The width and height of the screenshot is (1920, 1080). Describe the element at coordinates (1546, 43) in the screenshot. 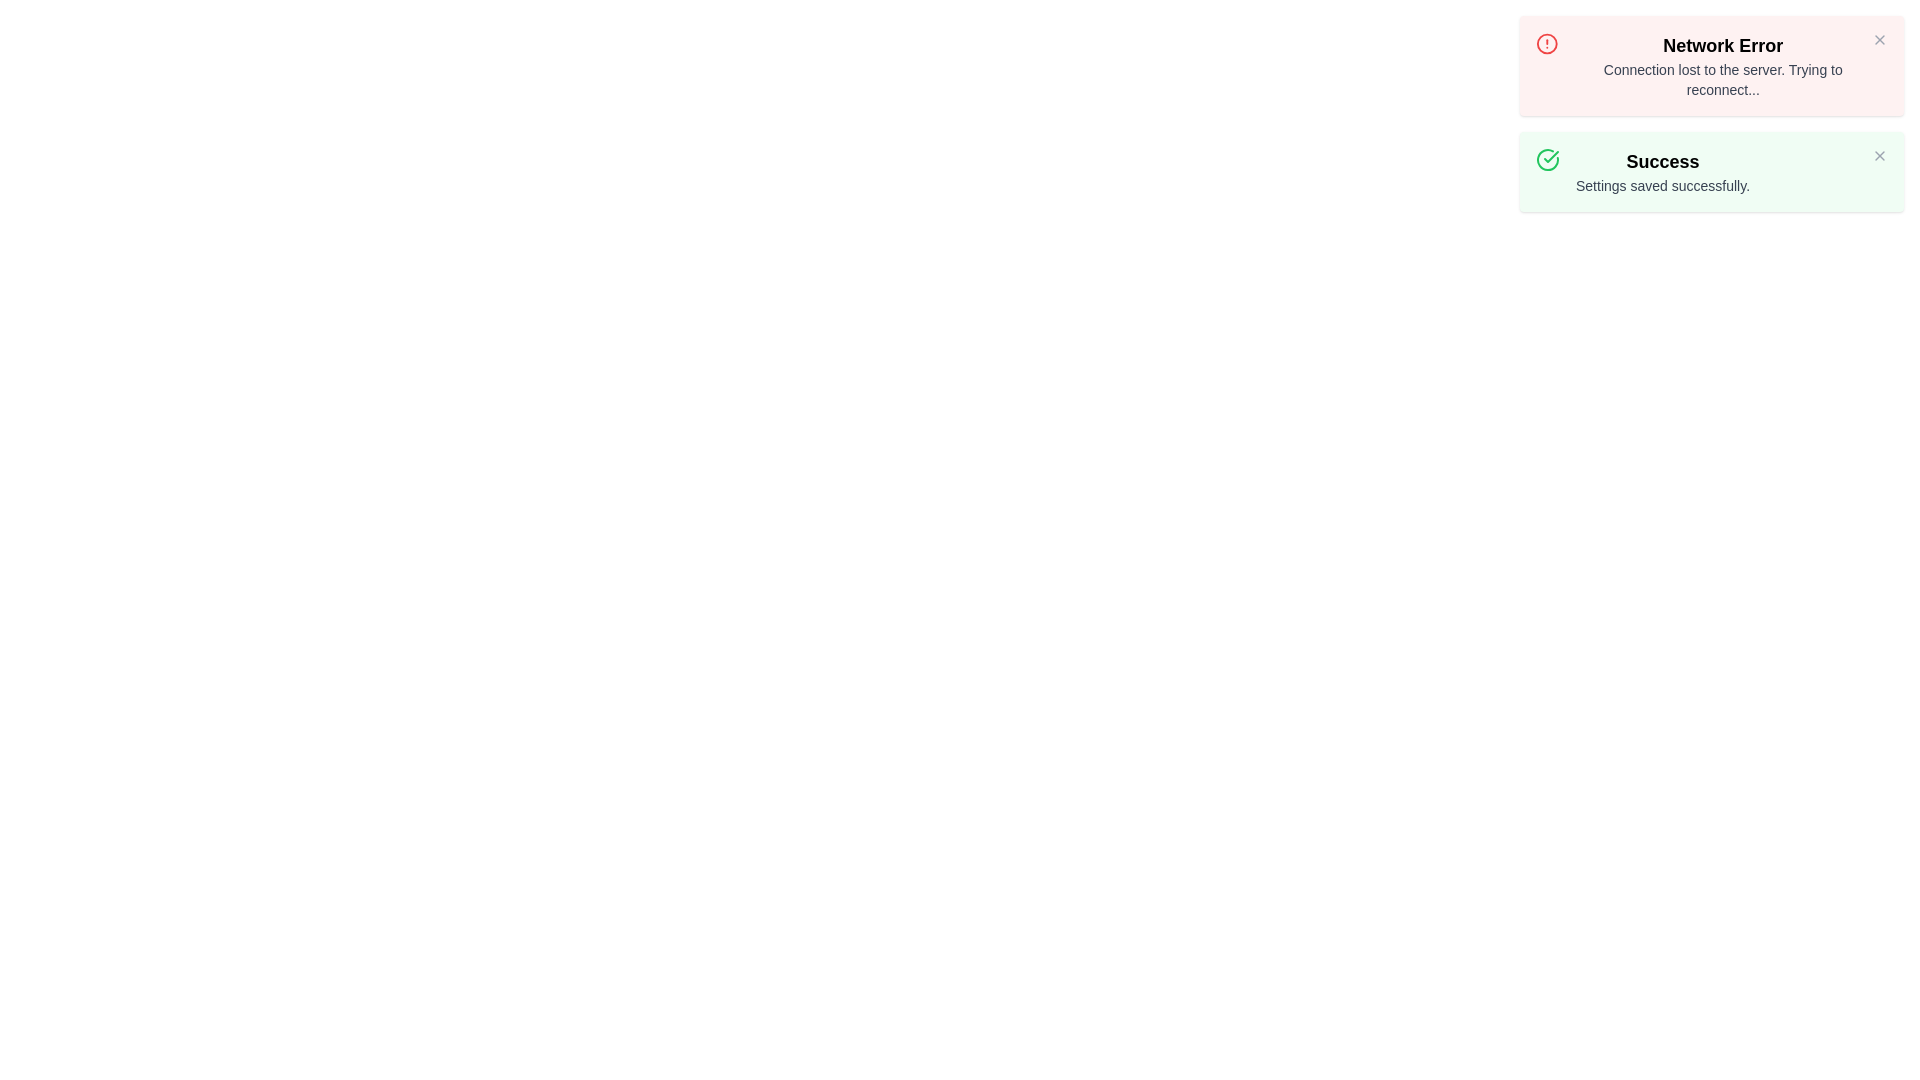

I see `the error/warning icon located at the top-left corner of the 'Network Error' panel, just before the text 'Network Error'` at that location.